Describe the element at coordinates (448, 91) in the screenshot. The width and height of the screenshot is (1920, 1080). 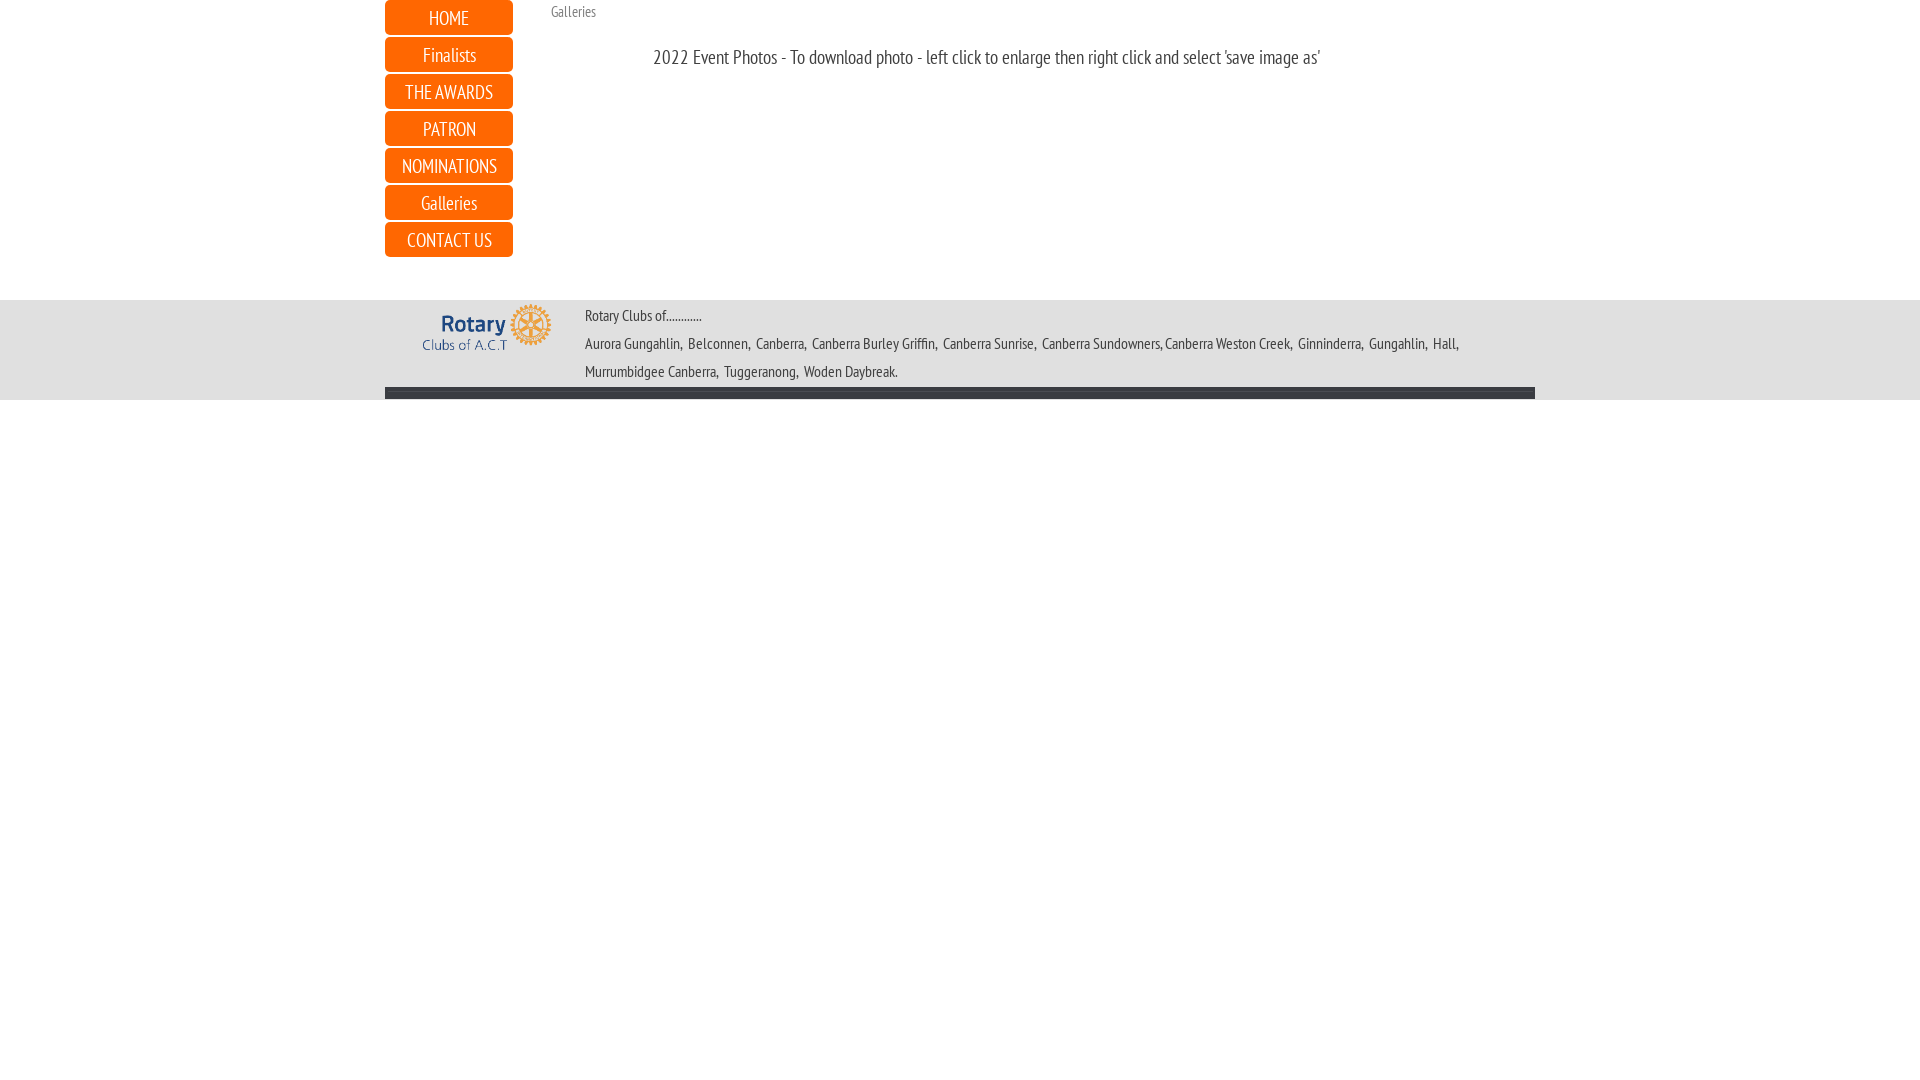
I see `'THE AWARDS'` at that location.